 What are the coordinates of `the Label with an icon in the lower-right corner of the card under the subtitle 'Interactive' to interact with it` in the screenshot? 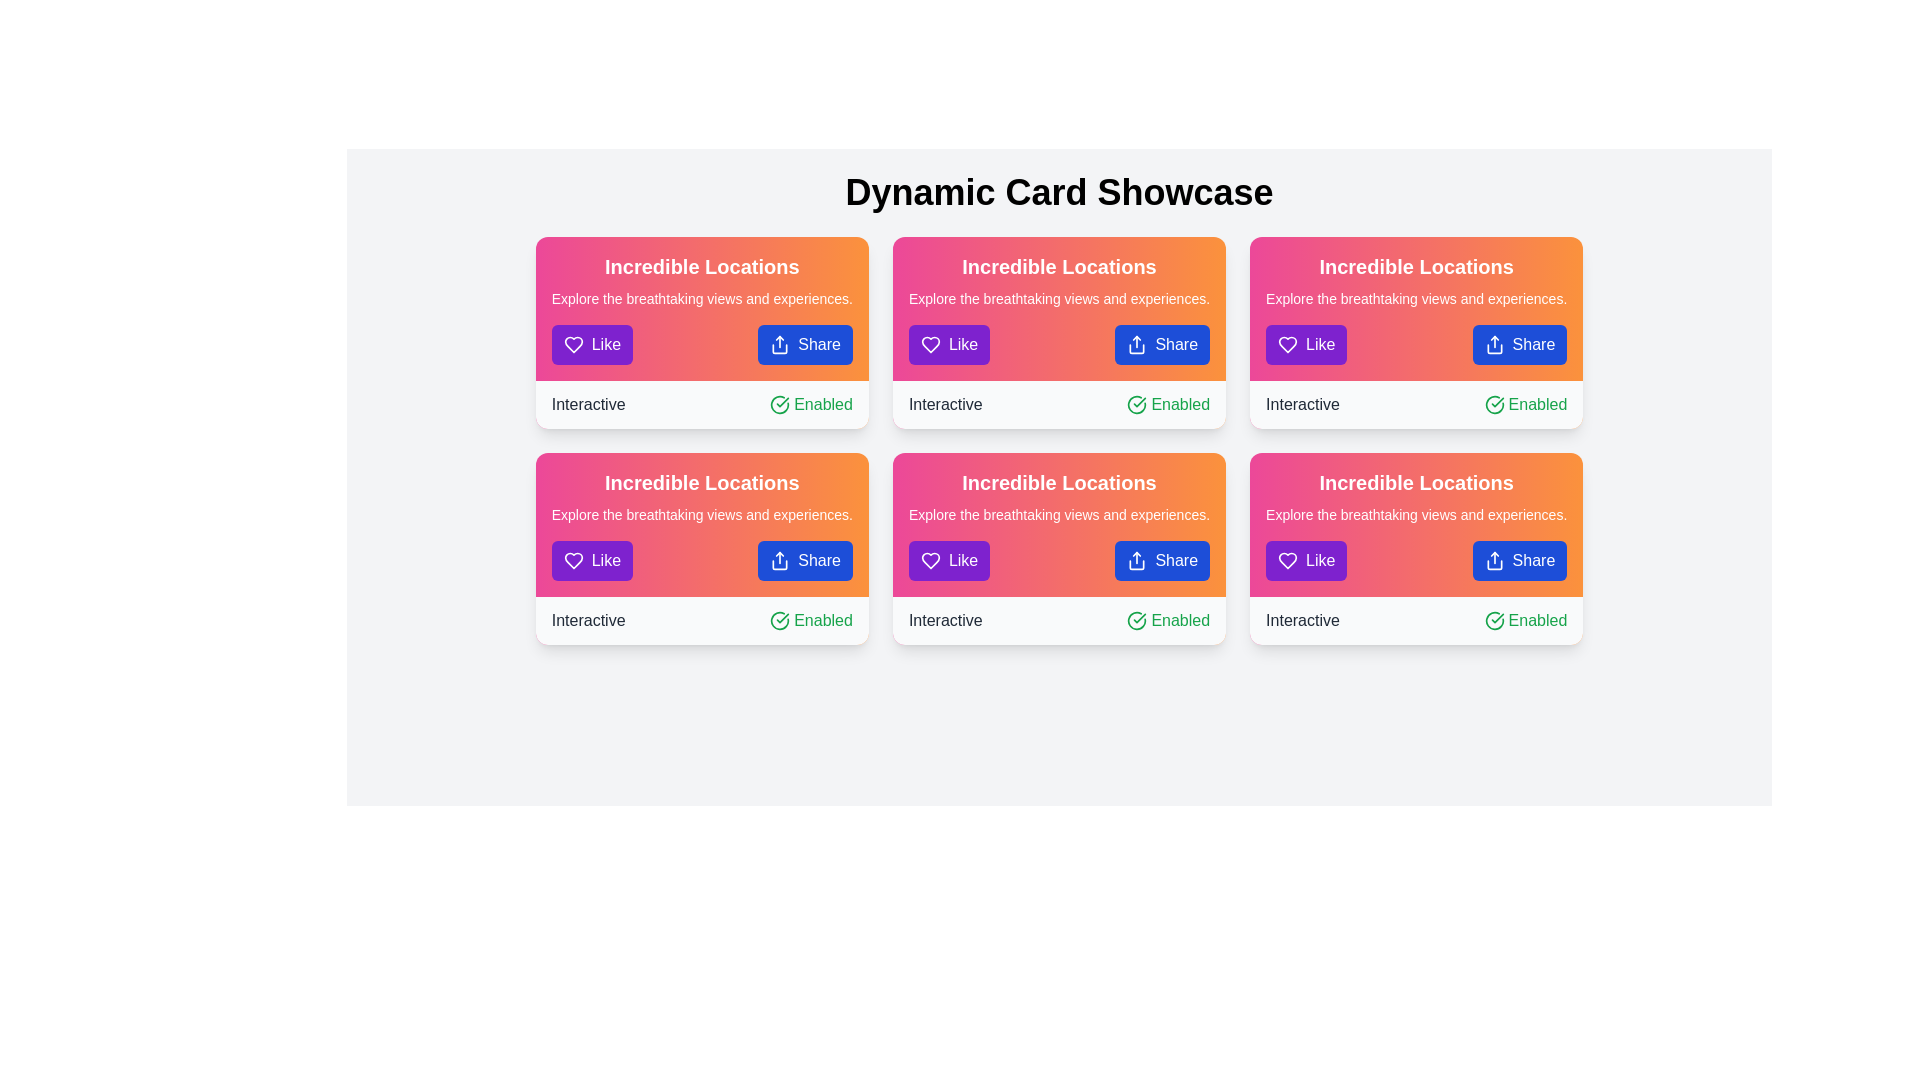 It's located at (811, 620).